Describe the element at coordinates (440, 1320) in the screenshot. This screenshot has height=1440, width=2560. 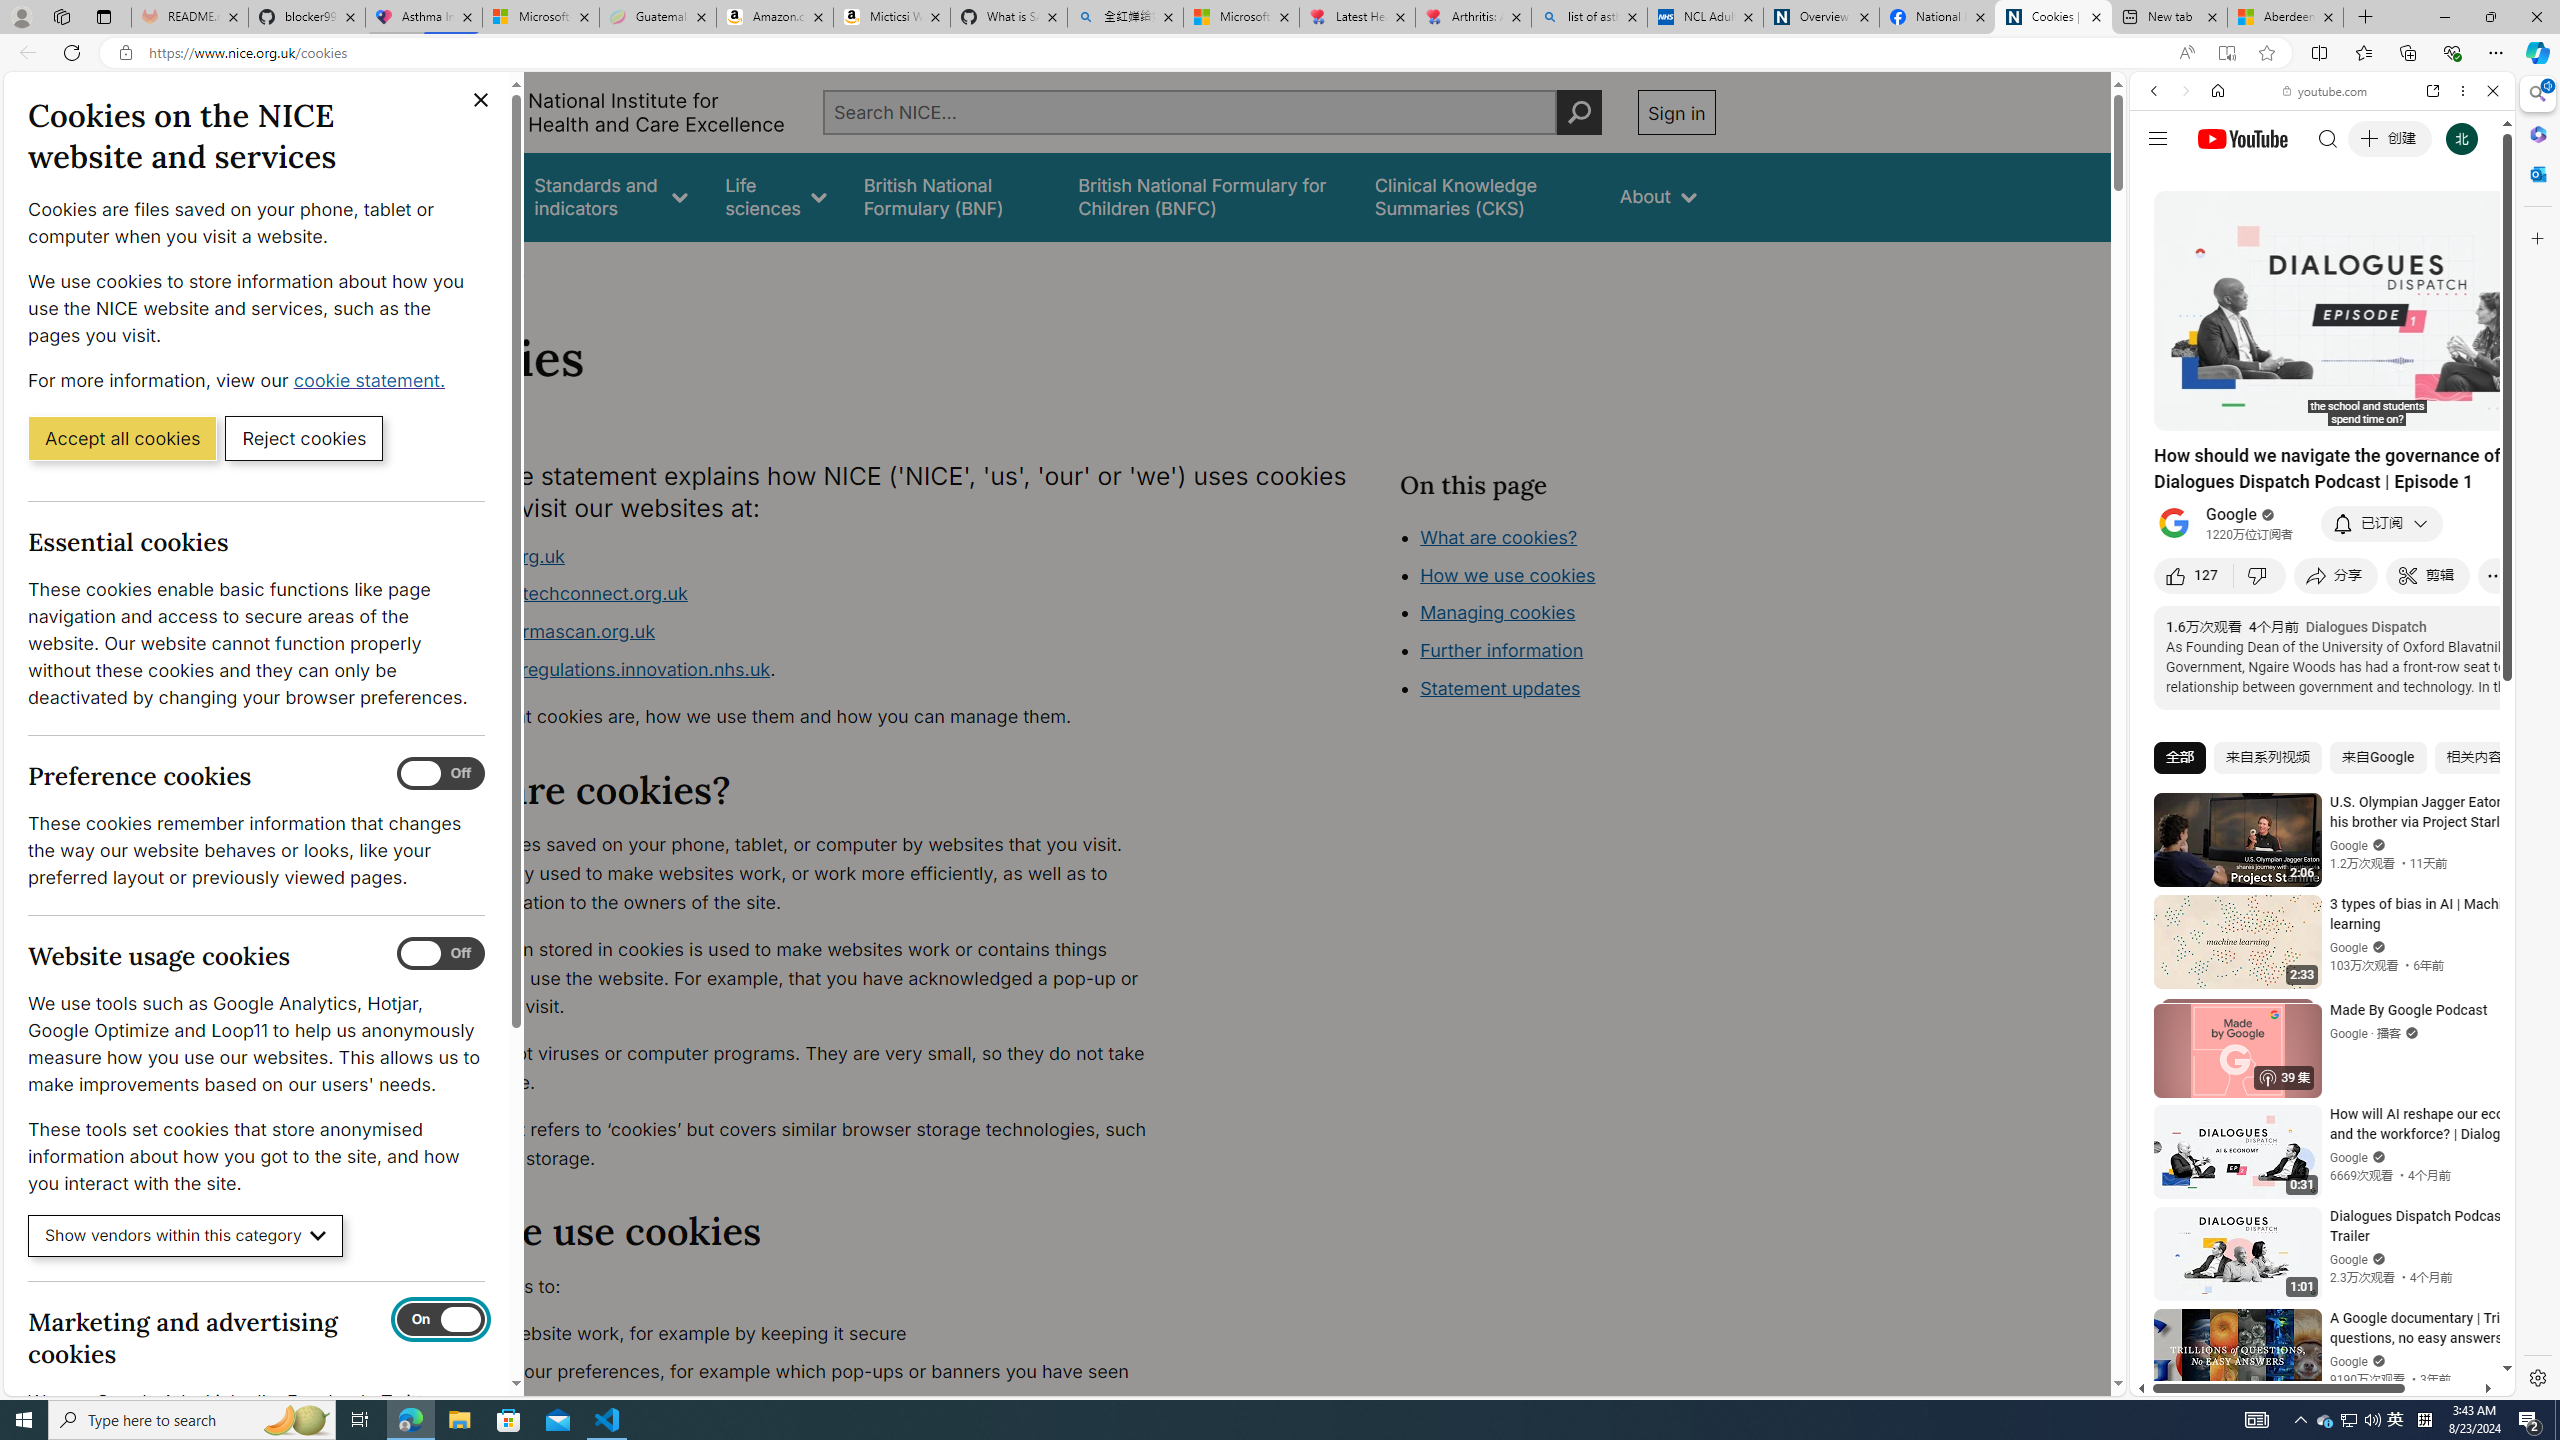
I see `'Marketing and advertising cookies'` at that location.